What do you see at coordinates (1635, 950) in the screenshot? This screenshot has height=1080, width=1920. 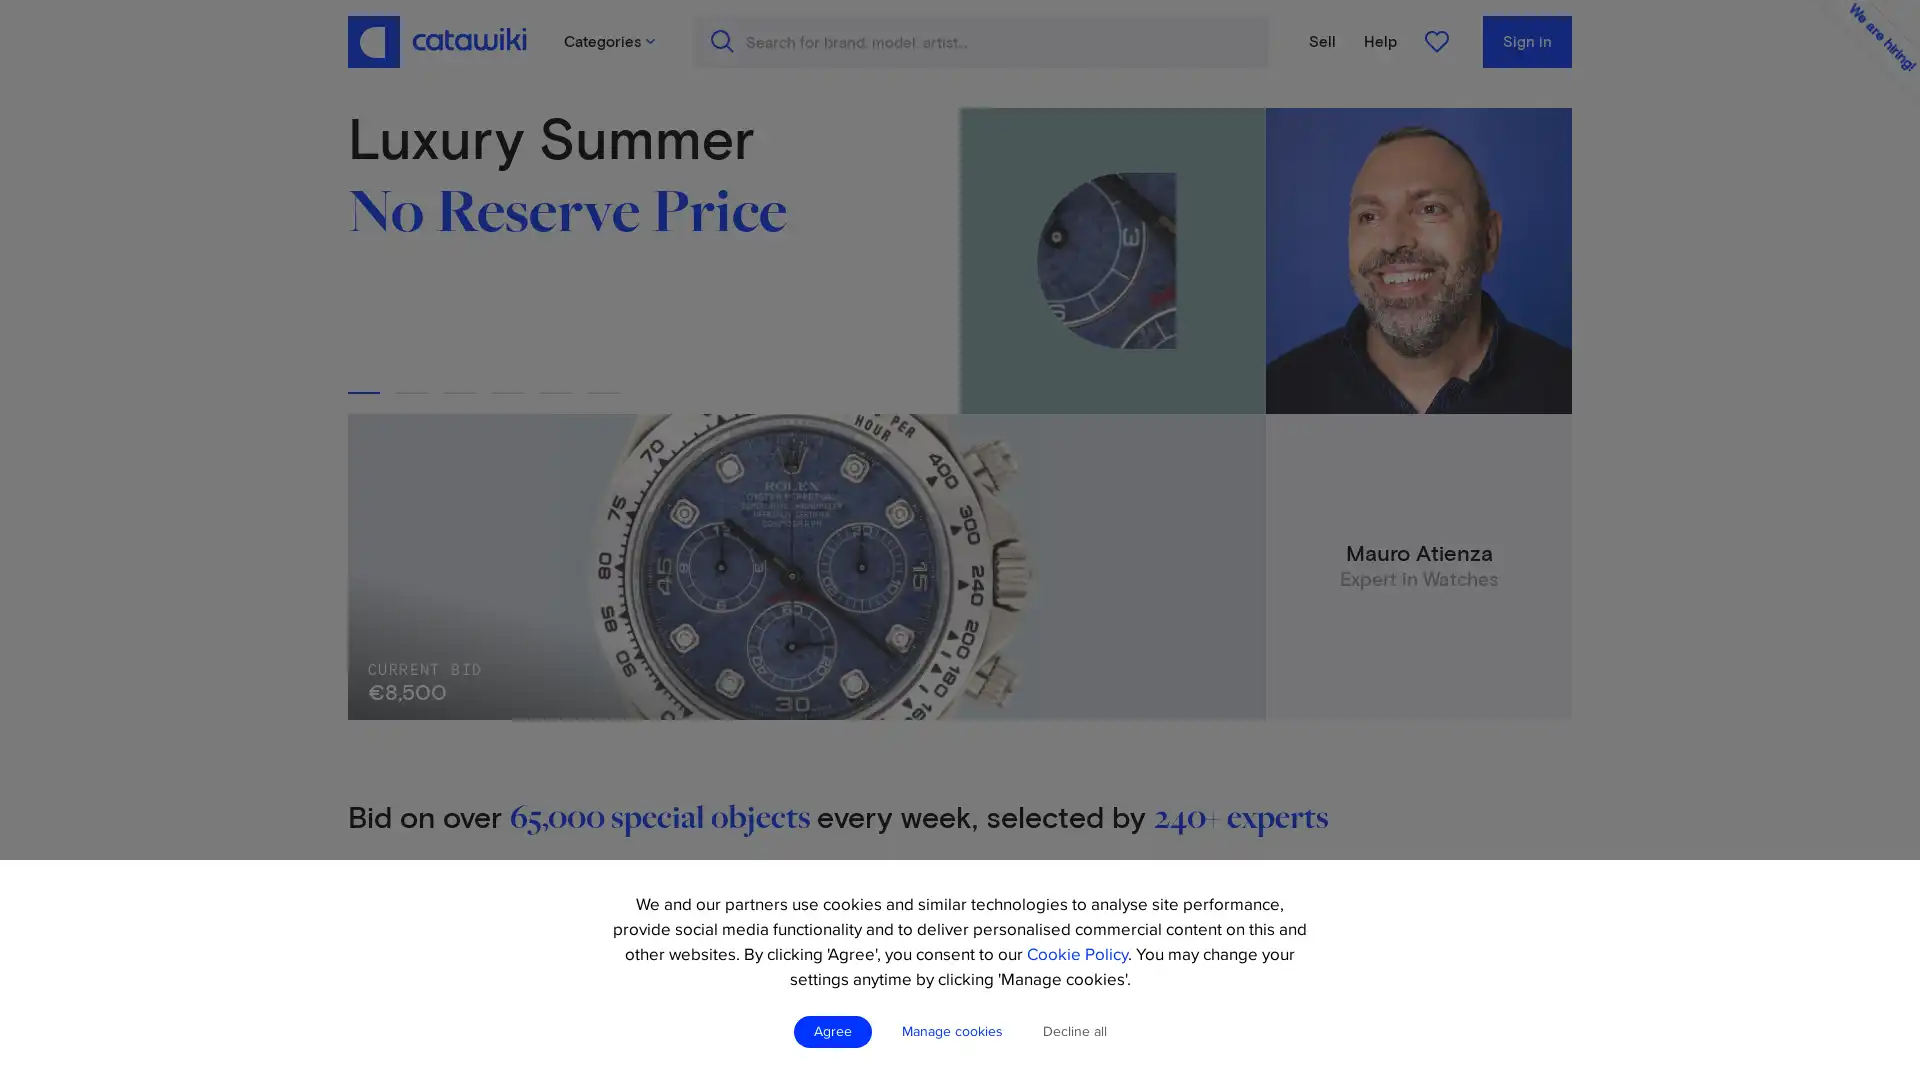 I see `Create account` at bounding box center [1635, 950].